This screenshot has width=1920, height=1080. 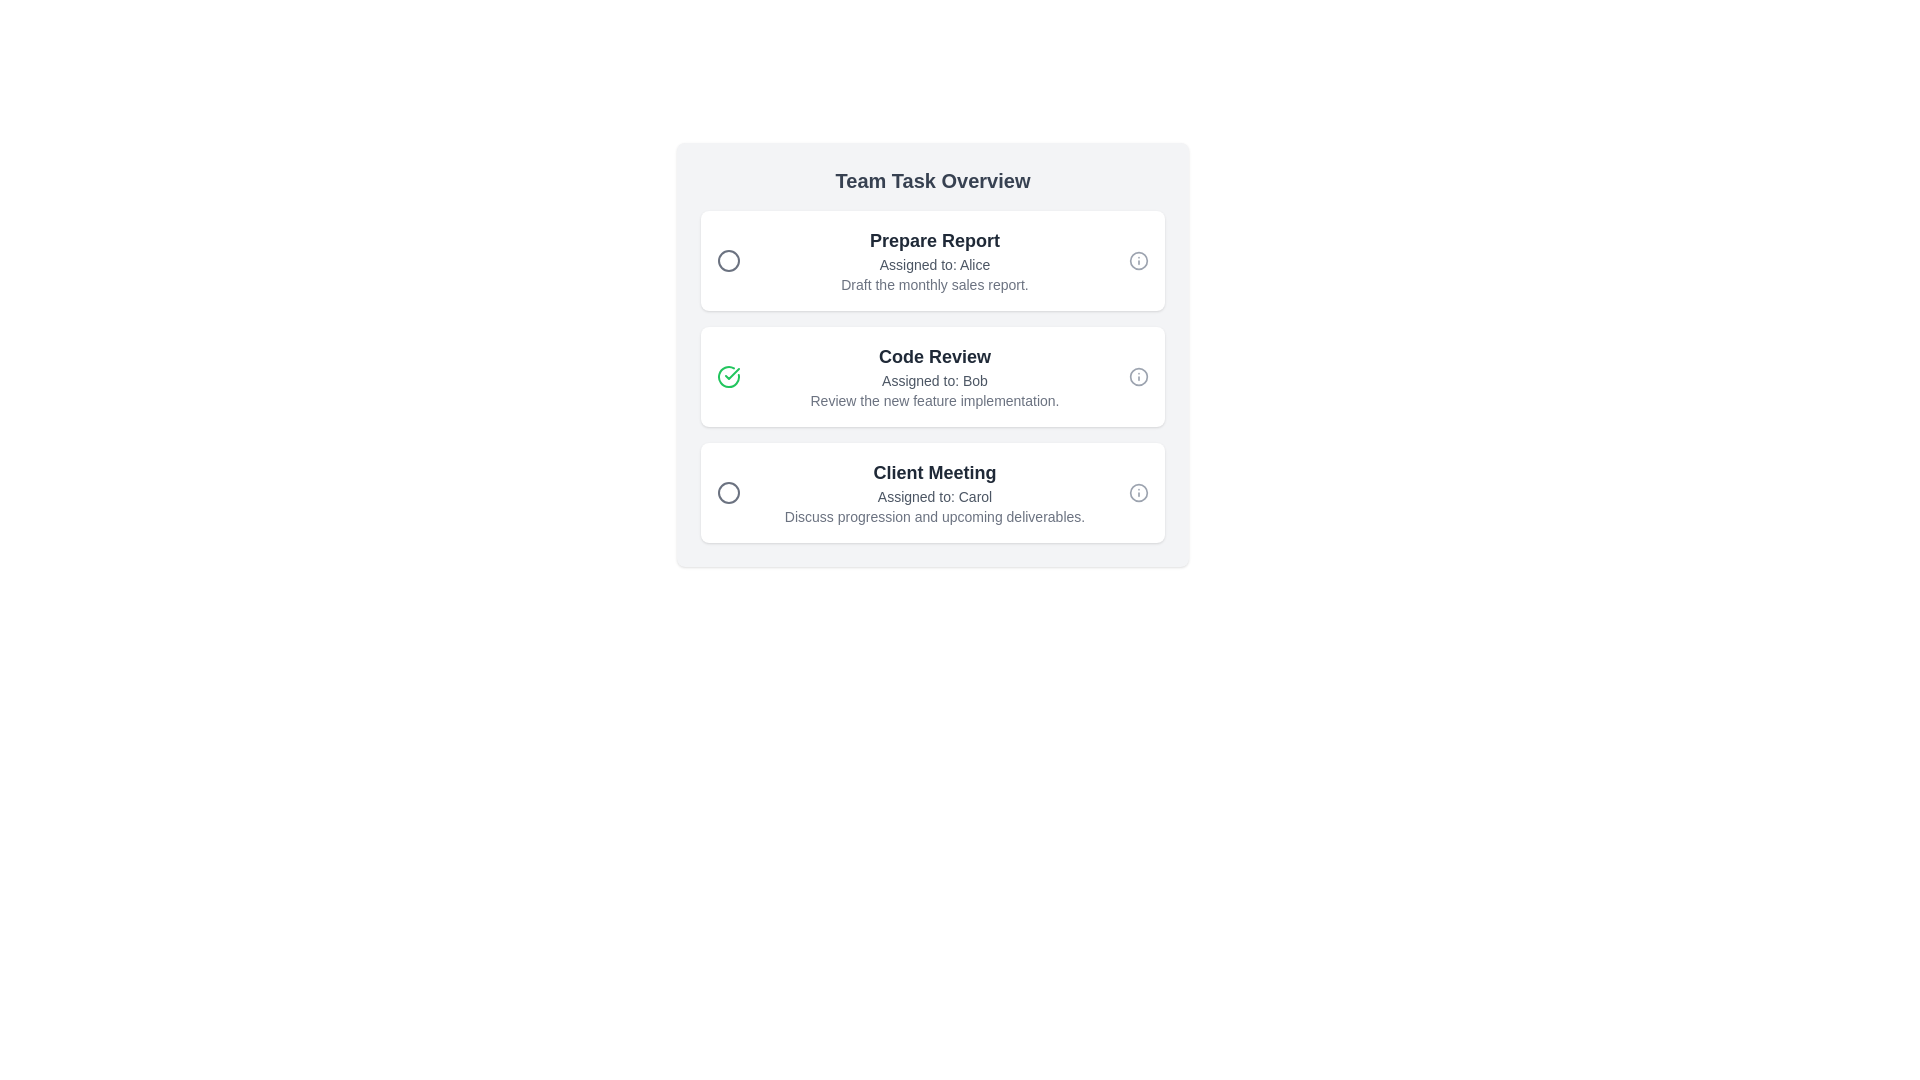 What do you see at coordinates (934, 401) in the screenshot?
I see `the line of text that reads 'Review the new feature implementation.' styled with a small font size and gray coloring, located in the 'Code Review' section below 'Assigned to: Bob'` at bounding box center [934, 401].